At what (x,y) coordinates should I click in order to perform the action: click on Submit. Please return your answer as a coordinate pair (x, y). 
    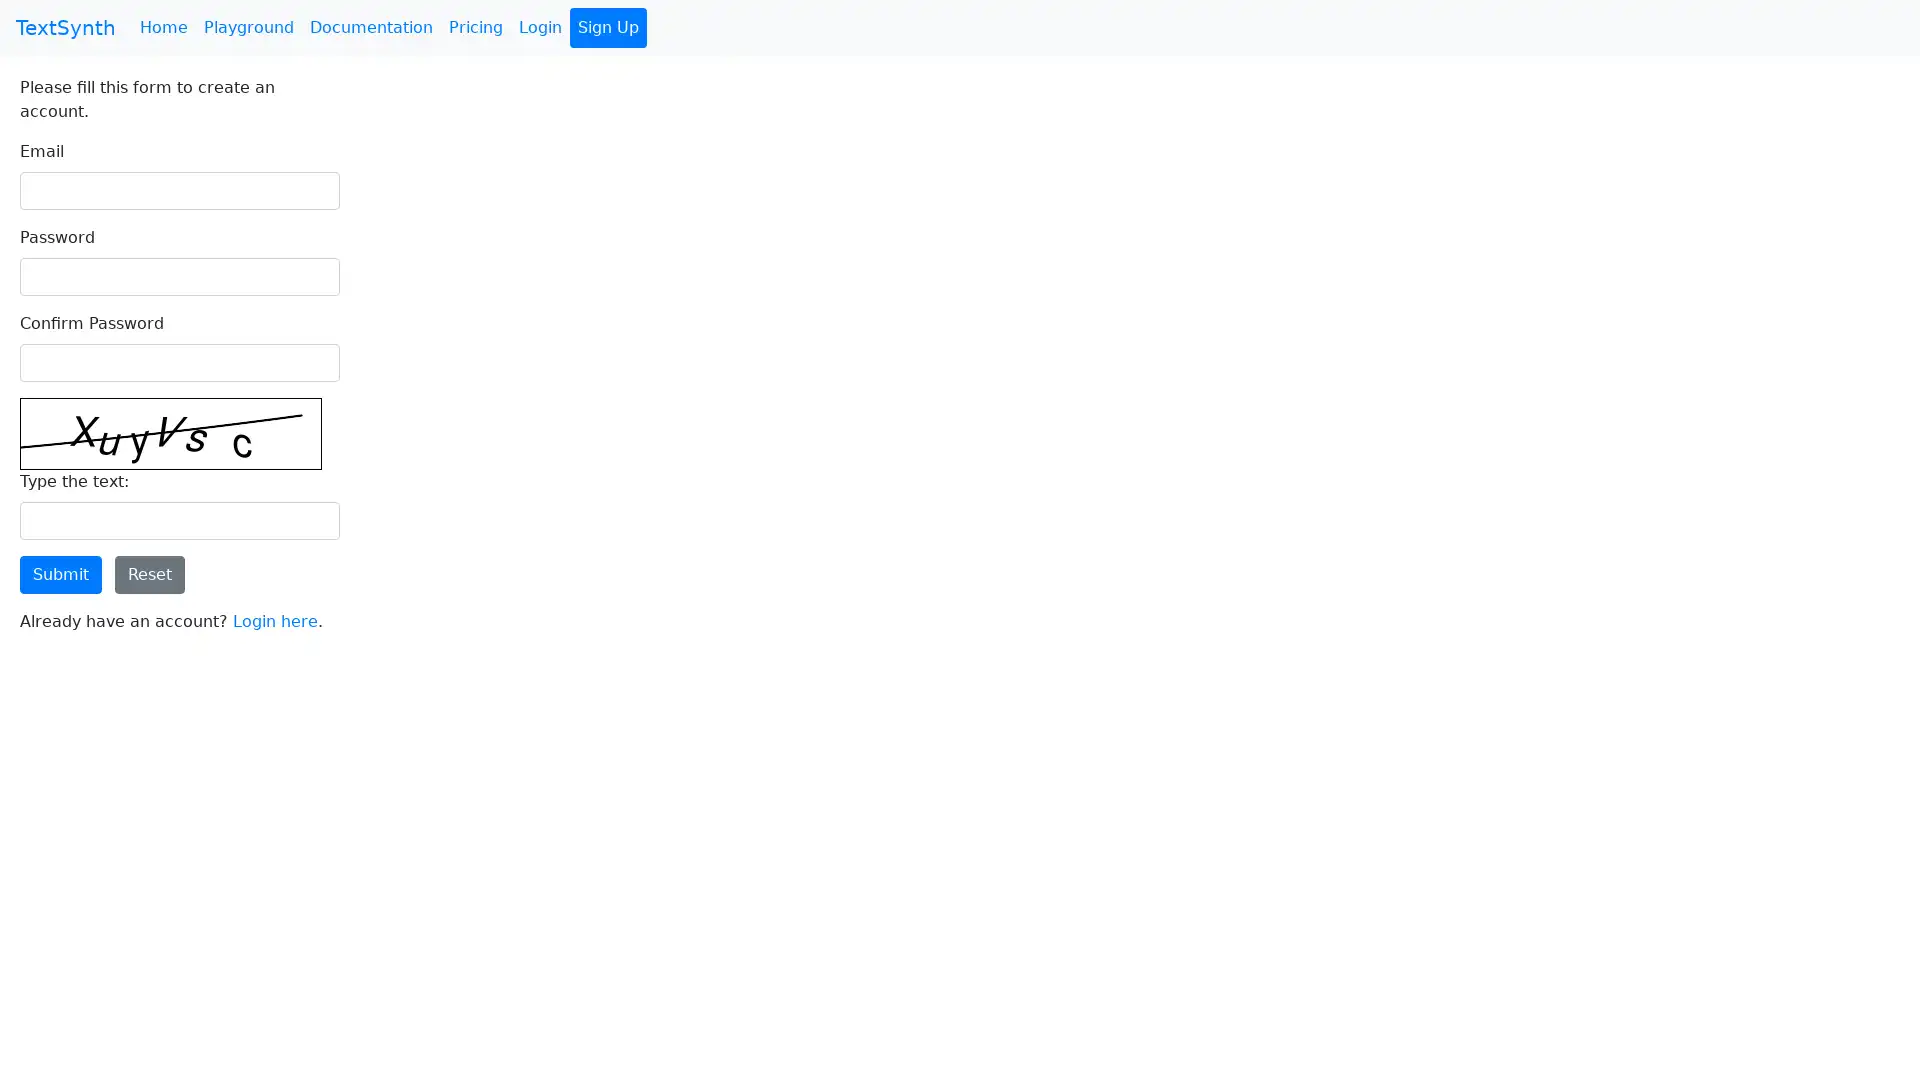
    Looking at the image, I should click on (61, 574).